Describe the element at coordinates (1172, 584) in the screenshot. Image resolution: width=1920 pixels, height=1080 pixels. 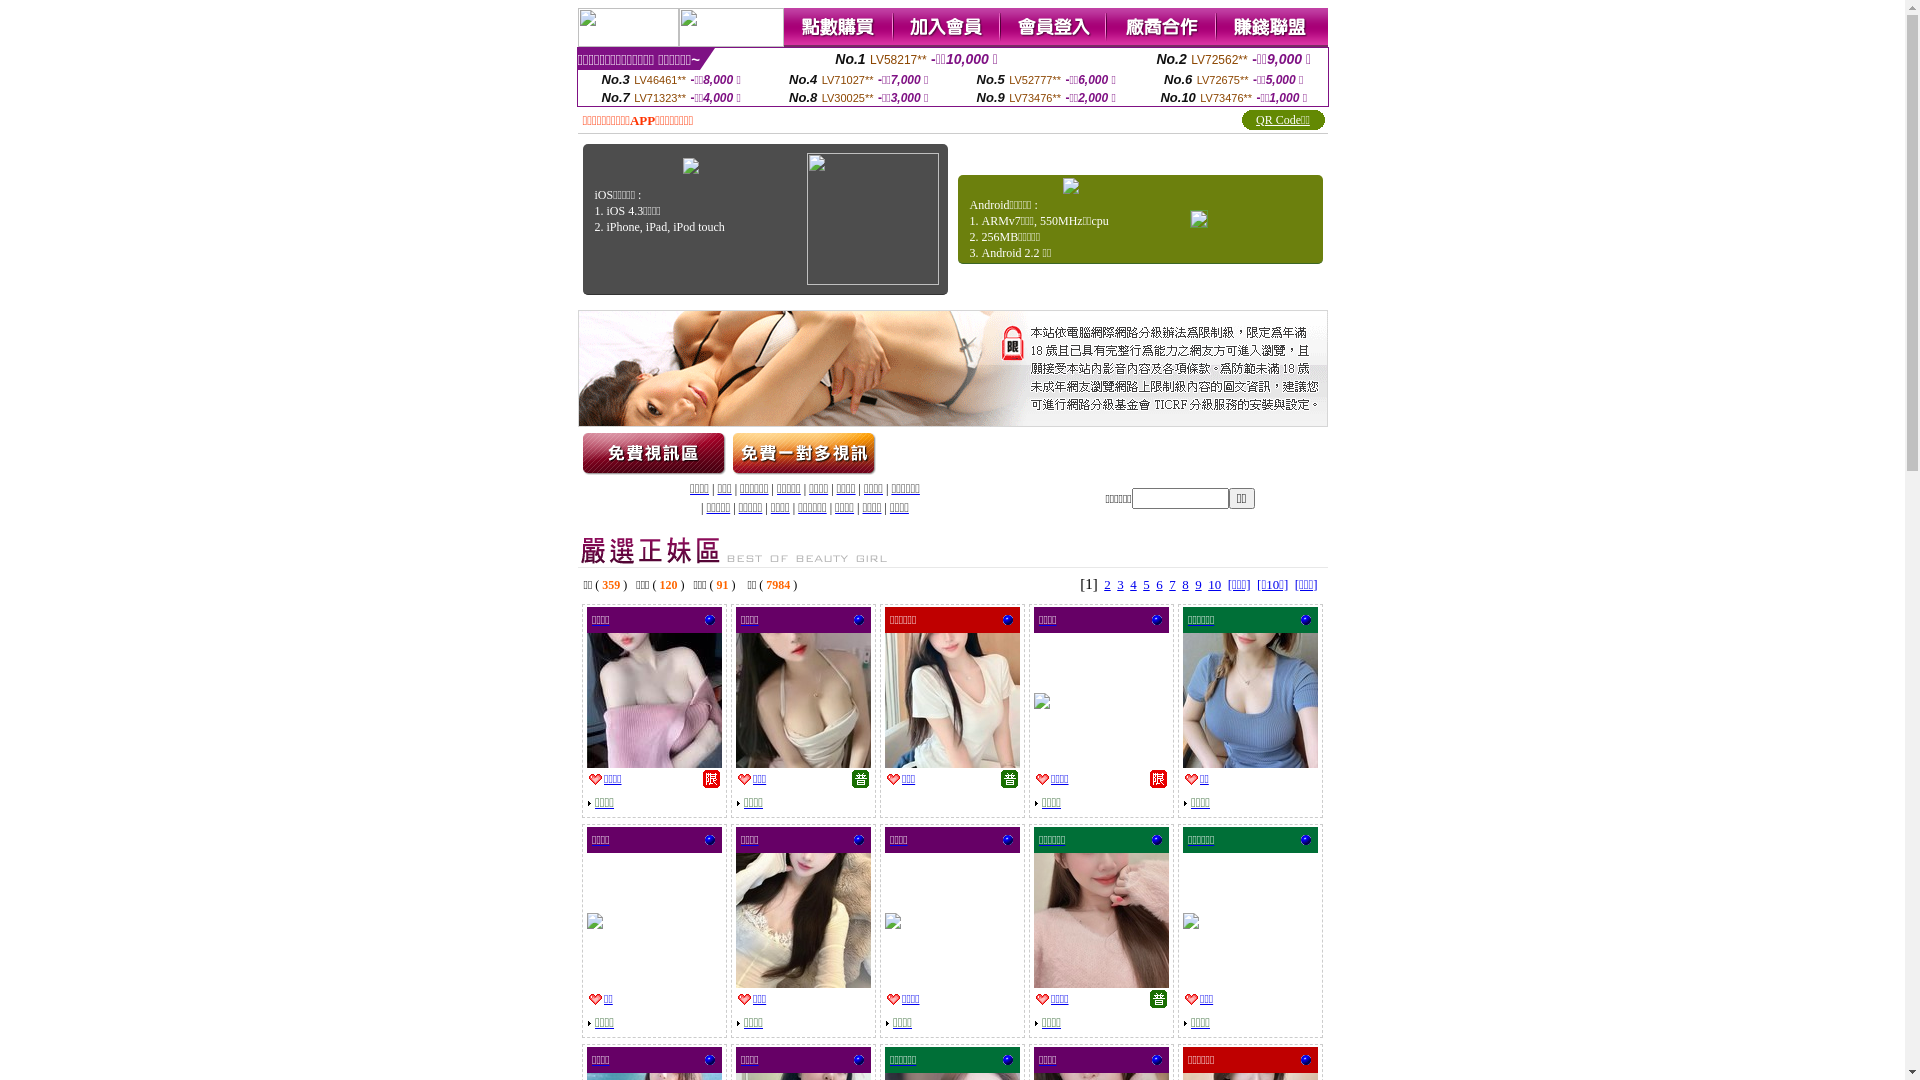
I see `'7'` at that location.